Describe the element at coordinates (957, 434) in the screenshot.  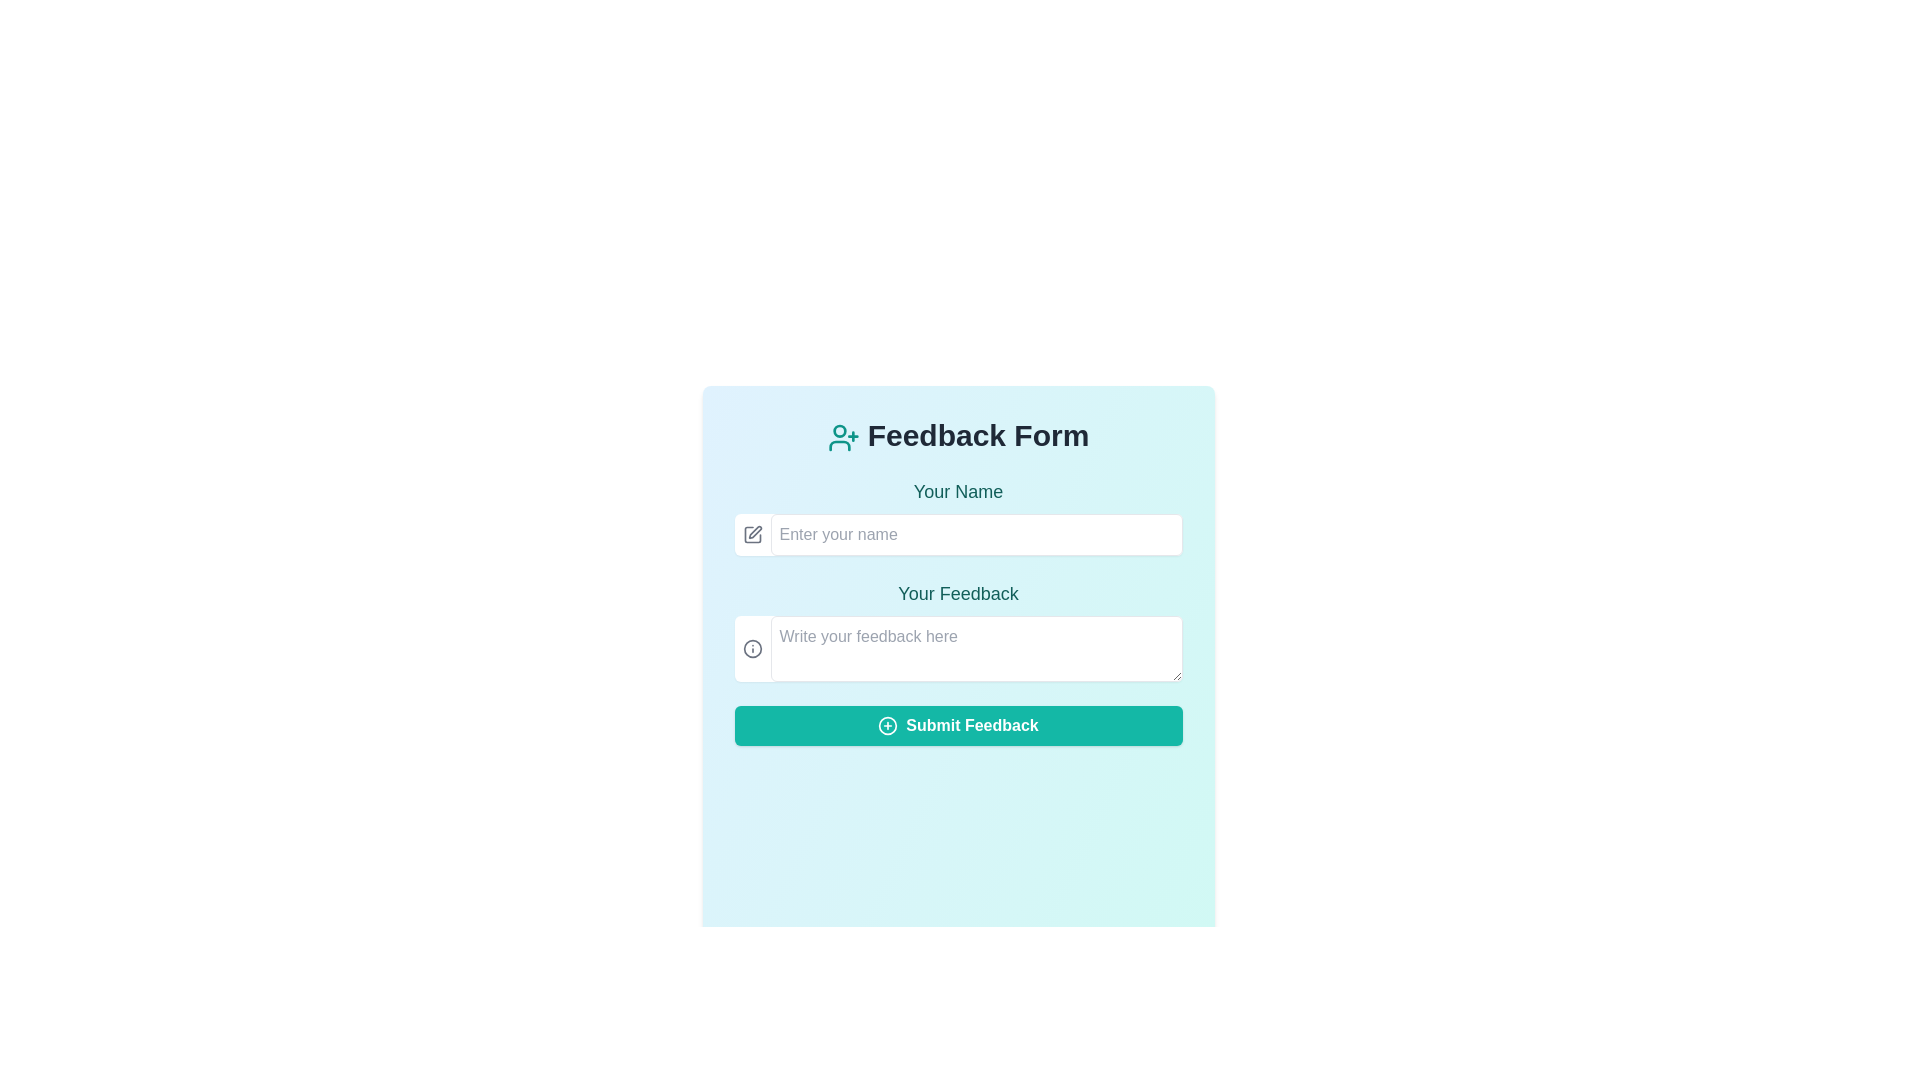
I see `title text element indicating that the form is for submitting feedback, which is centrally located at the top of the form interface` at that location.